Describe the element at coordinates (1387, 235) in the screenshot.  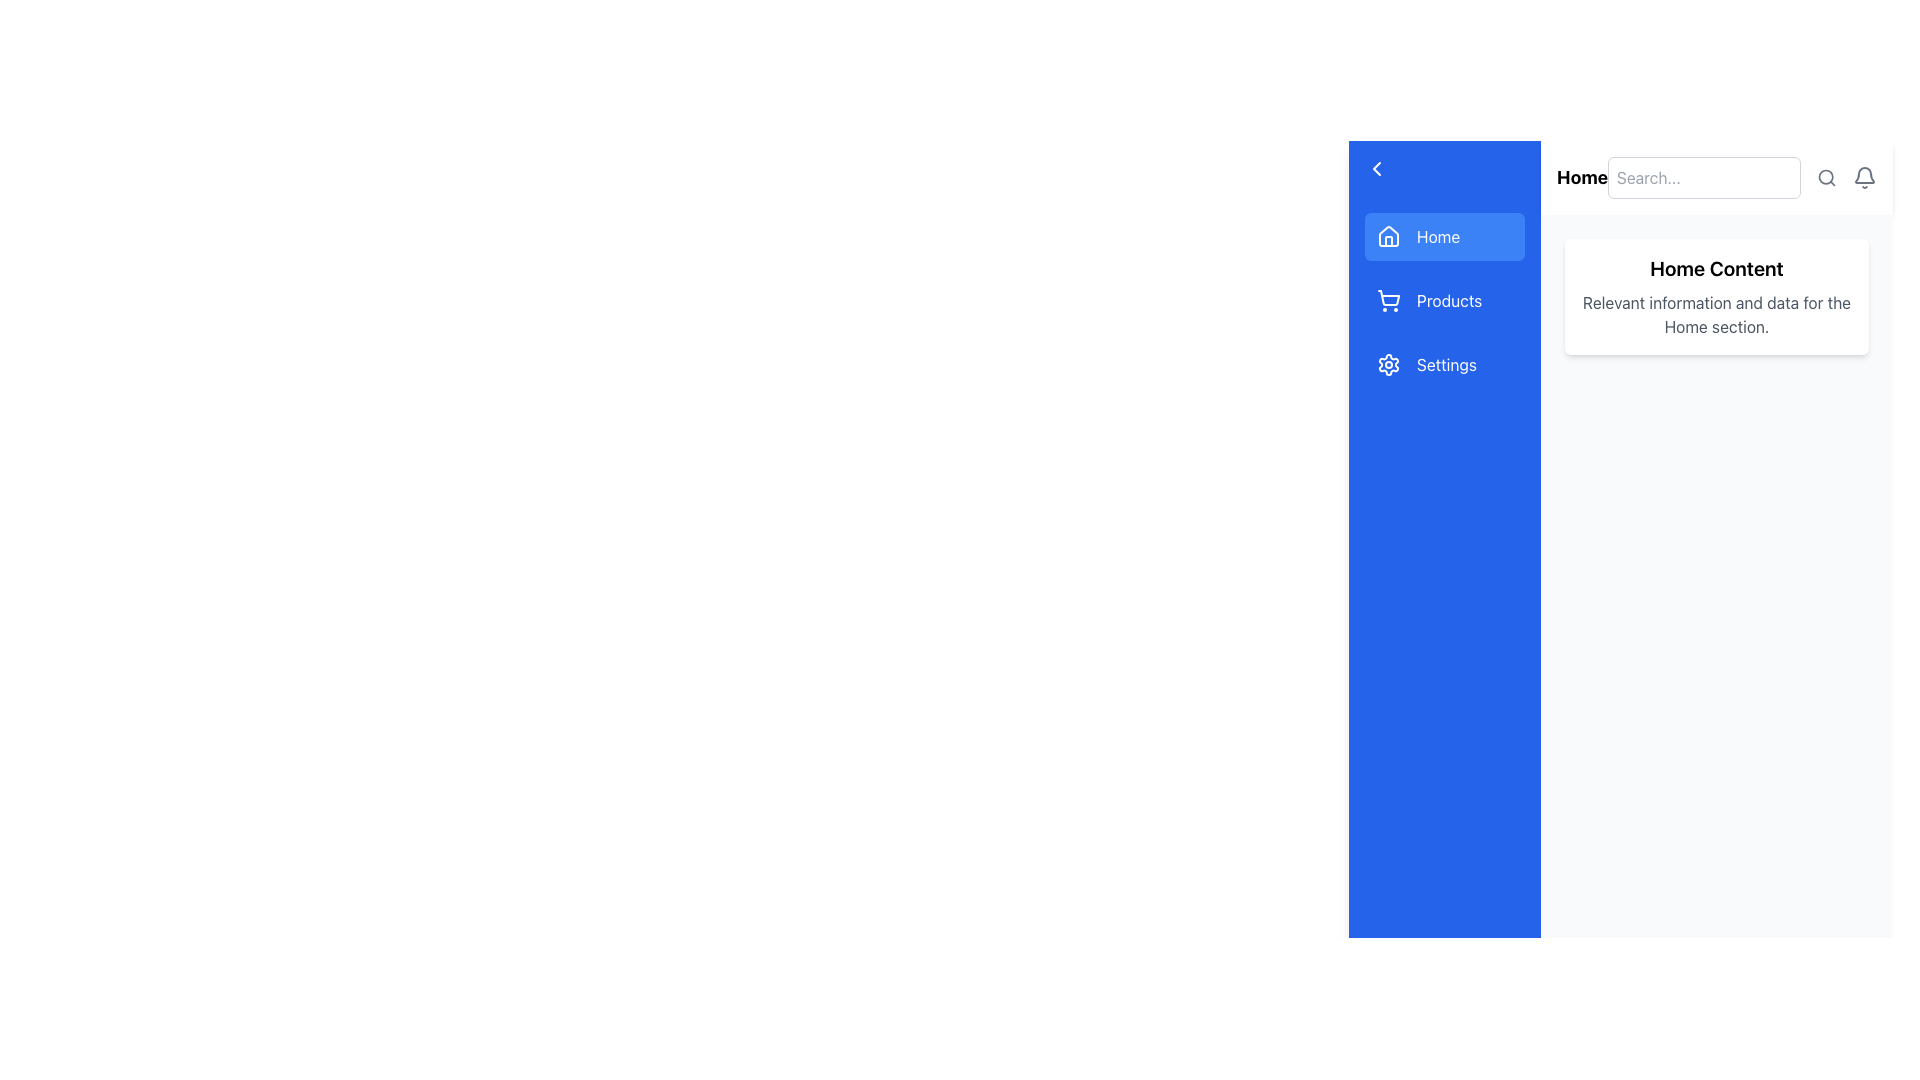
I see `the 'Home' button which contains the house icon in the left sidebar navigation menu` at that location.